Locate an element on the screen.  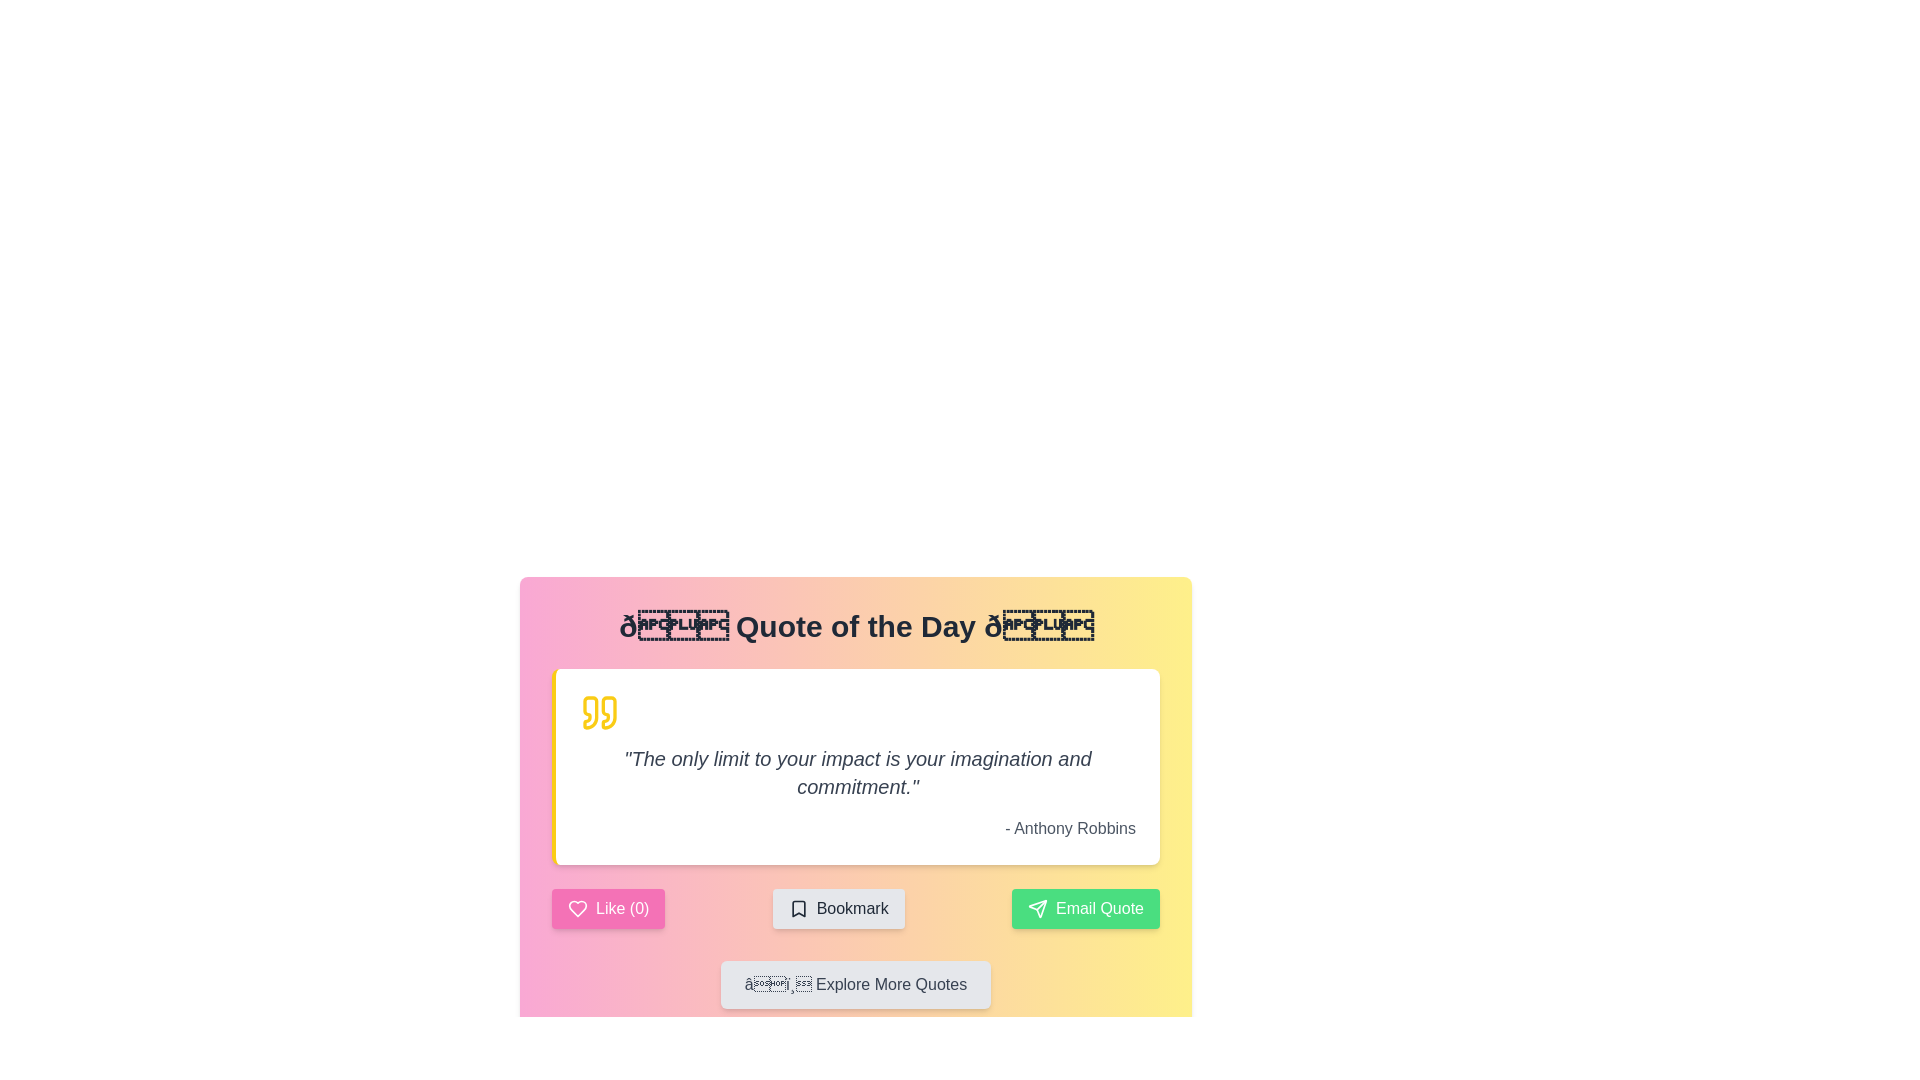
the heart-shaped icon located above the text 'Like (0)' and to the left of the 'Bookmark' button in the quoted content card is located at coordinates (576, 909).